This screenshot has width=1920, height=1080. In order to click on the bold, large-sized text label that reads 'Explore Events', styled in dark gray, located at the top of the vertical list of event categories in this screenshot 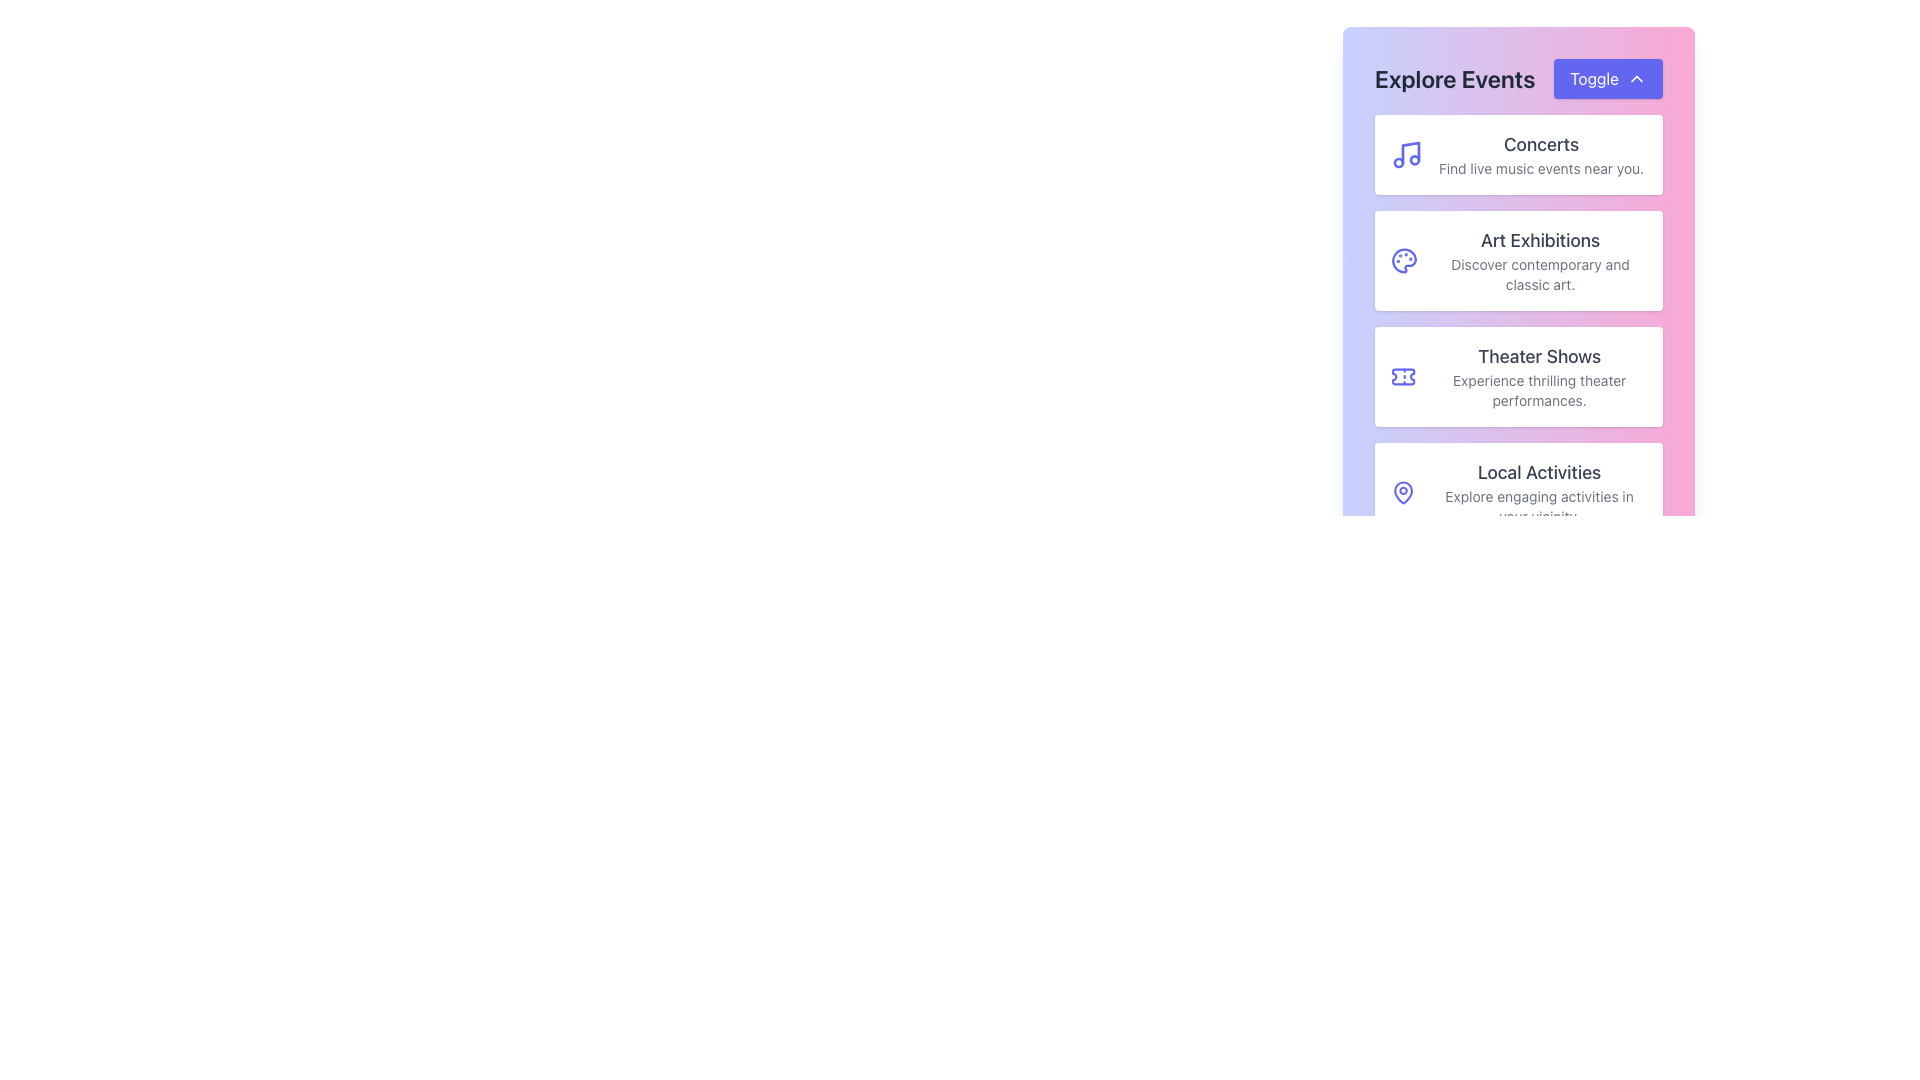, I will do `click(1455, 77)`.